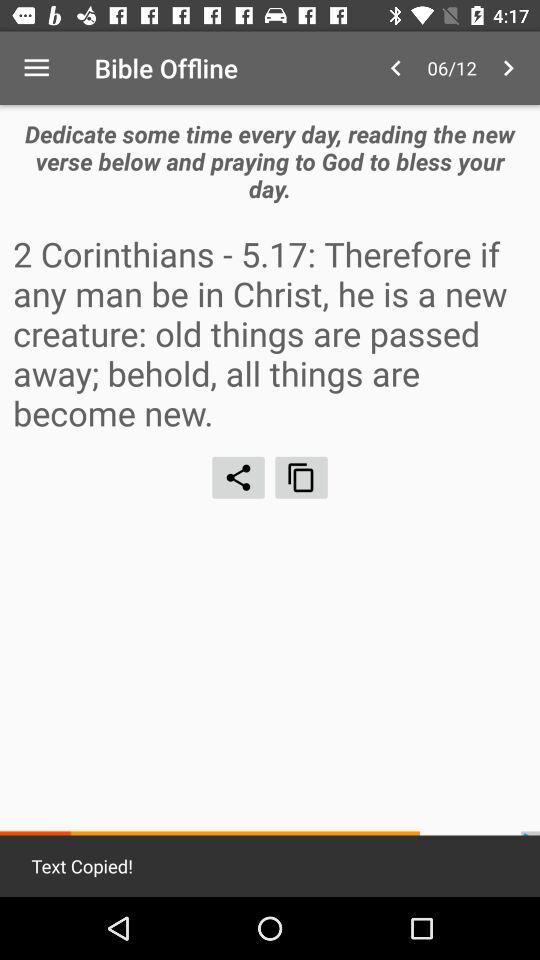  What do you see at coordinates (238, 477) in the screenshot?
I see `the share icon` at bounding box center [238, 477].